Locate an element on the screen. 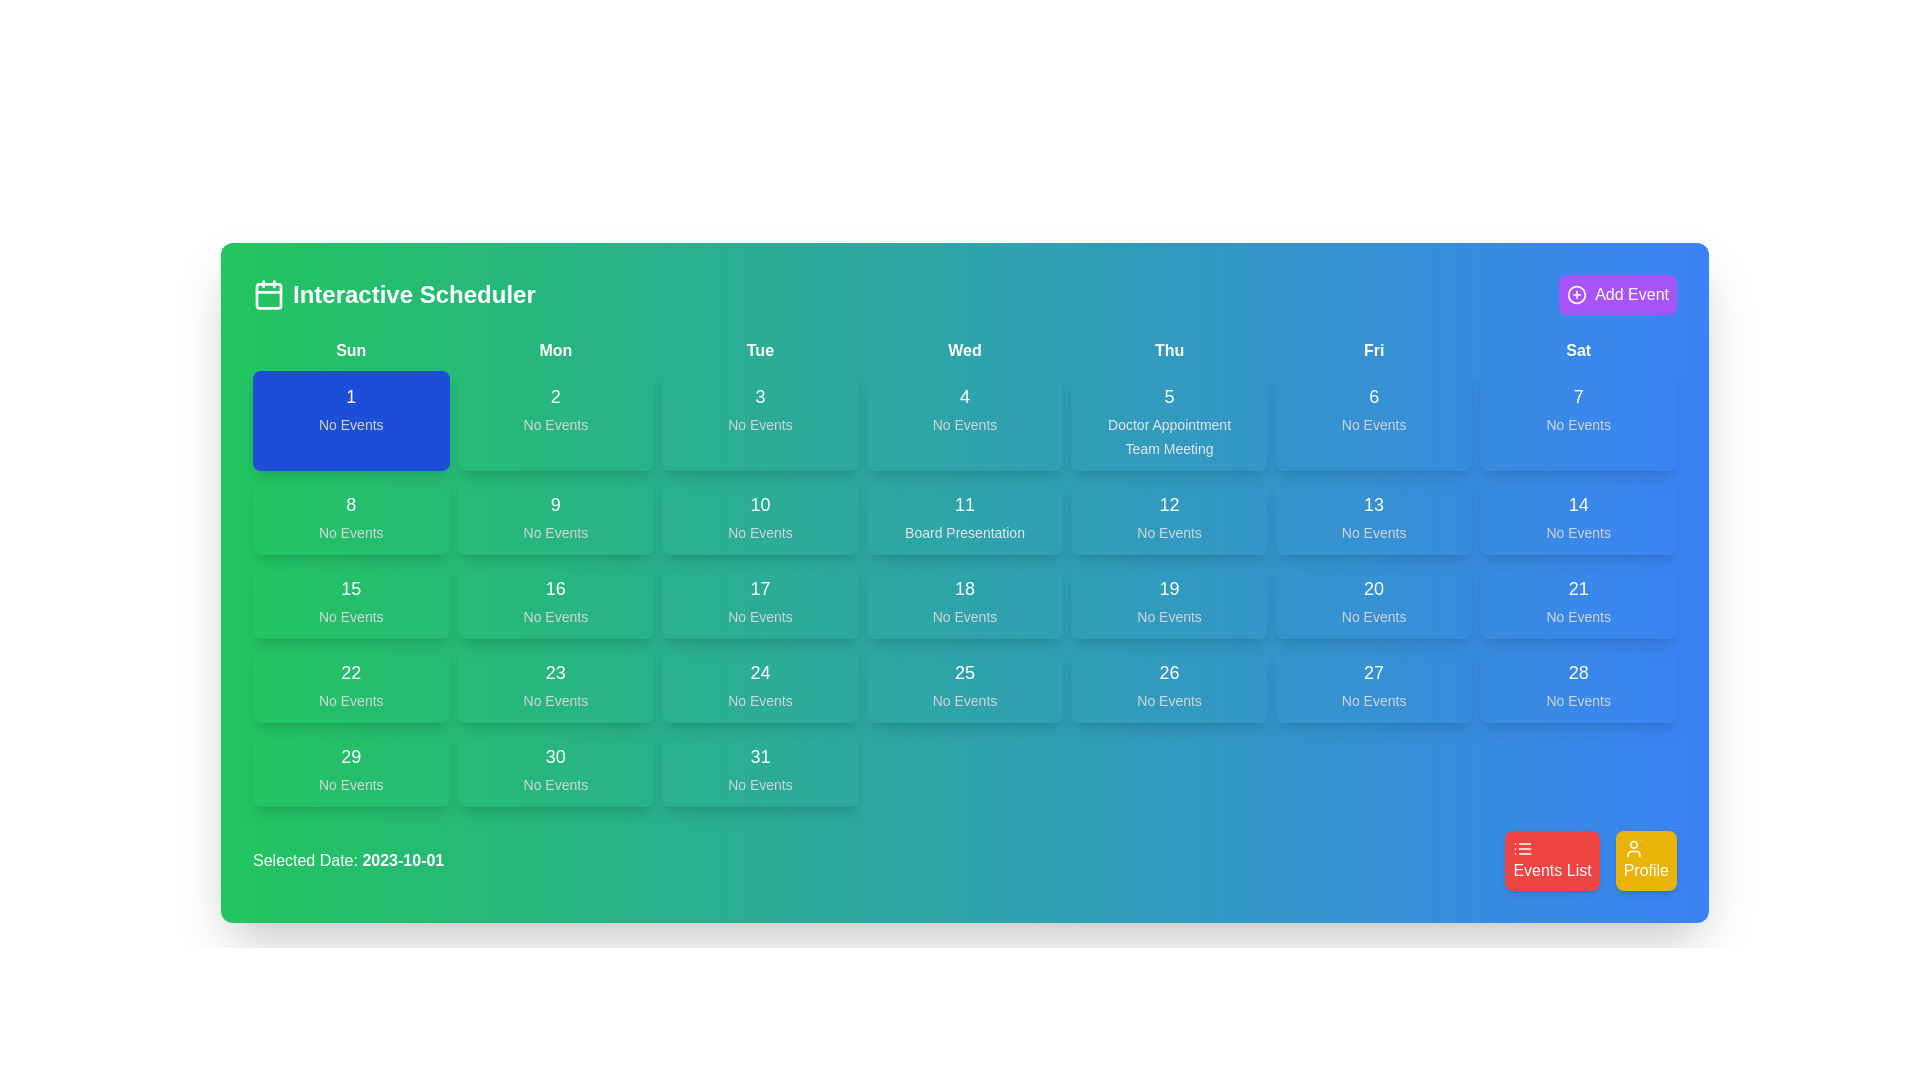  the text element displaying the day number of a calendar date, located within the lower portion of a clickable card in the calendar grid layout is located at coordinates (351, 756).